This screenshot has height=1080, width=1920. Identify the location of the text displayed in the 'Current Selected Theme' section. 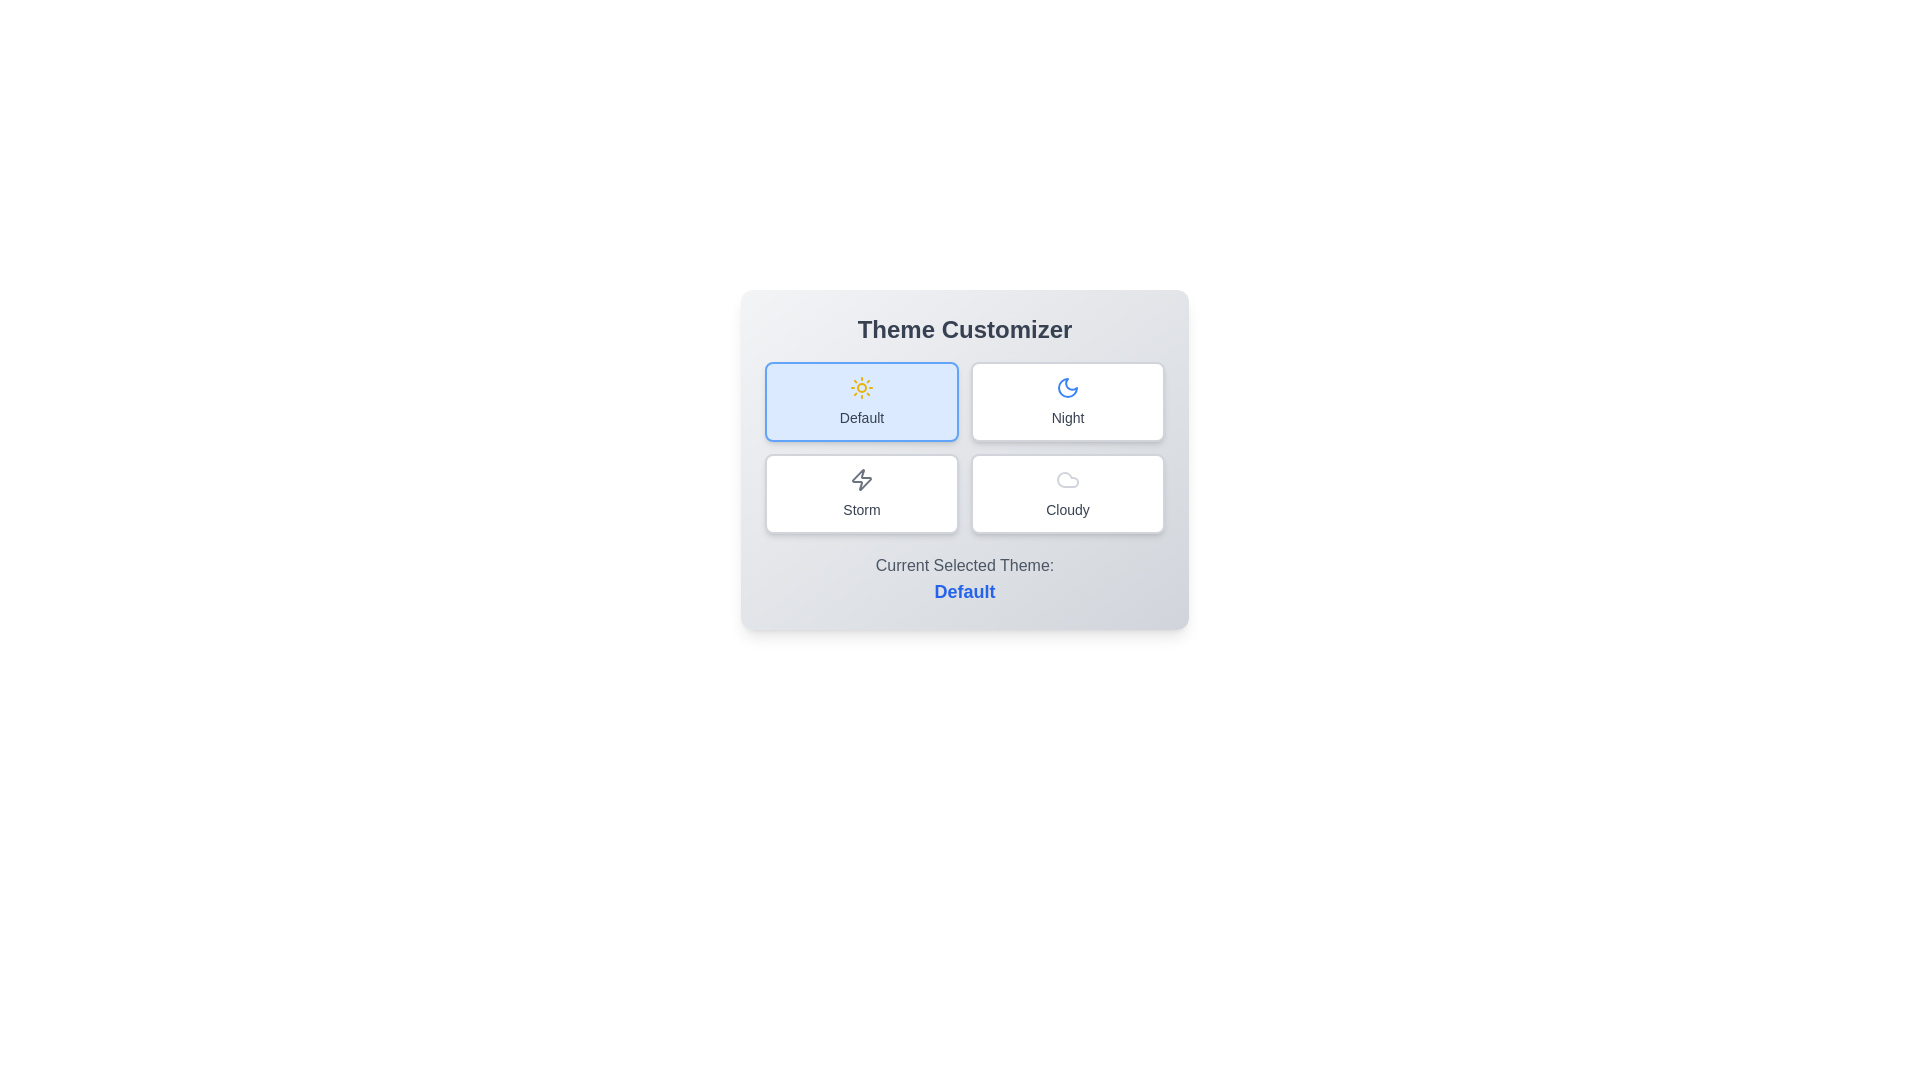
(964, 579).